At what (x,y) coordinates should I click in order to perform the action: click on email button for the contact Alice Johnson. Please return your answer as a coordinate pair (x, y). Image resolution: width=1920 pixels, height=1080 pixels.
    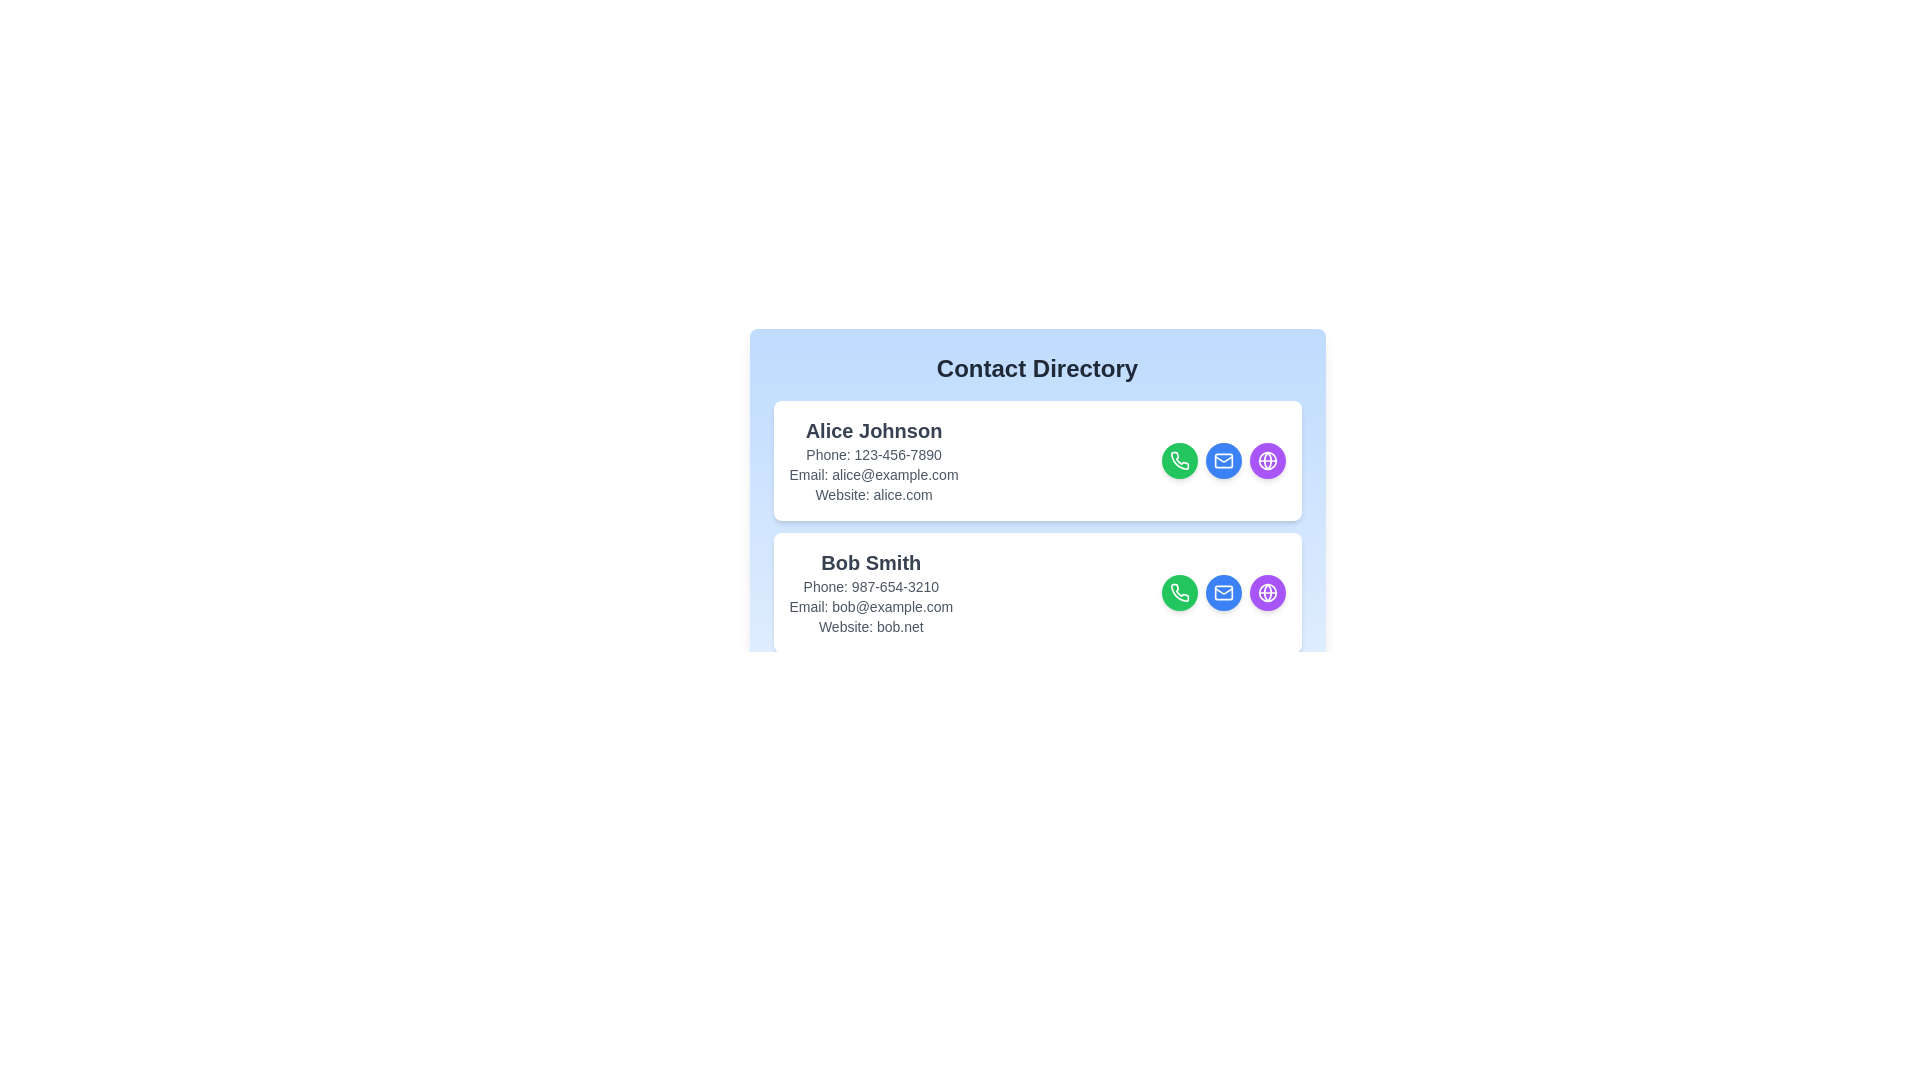
    Looking at the image, I should click on (1222, 461).